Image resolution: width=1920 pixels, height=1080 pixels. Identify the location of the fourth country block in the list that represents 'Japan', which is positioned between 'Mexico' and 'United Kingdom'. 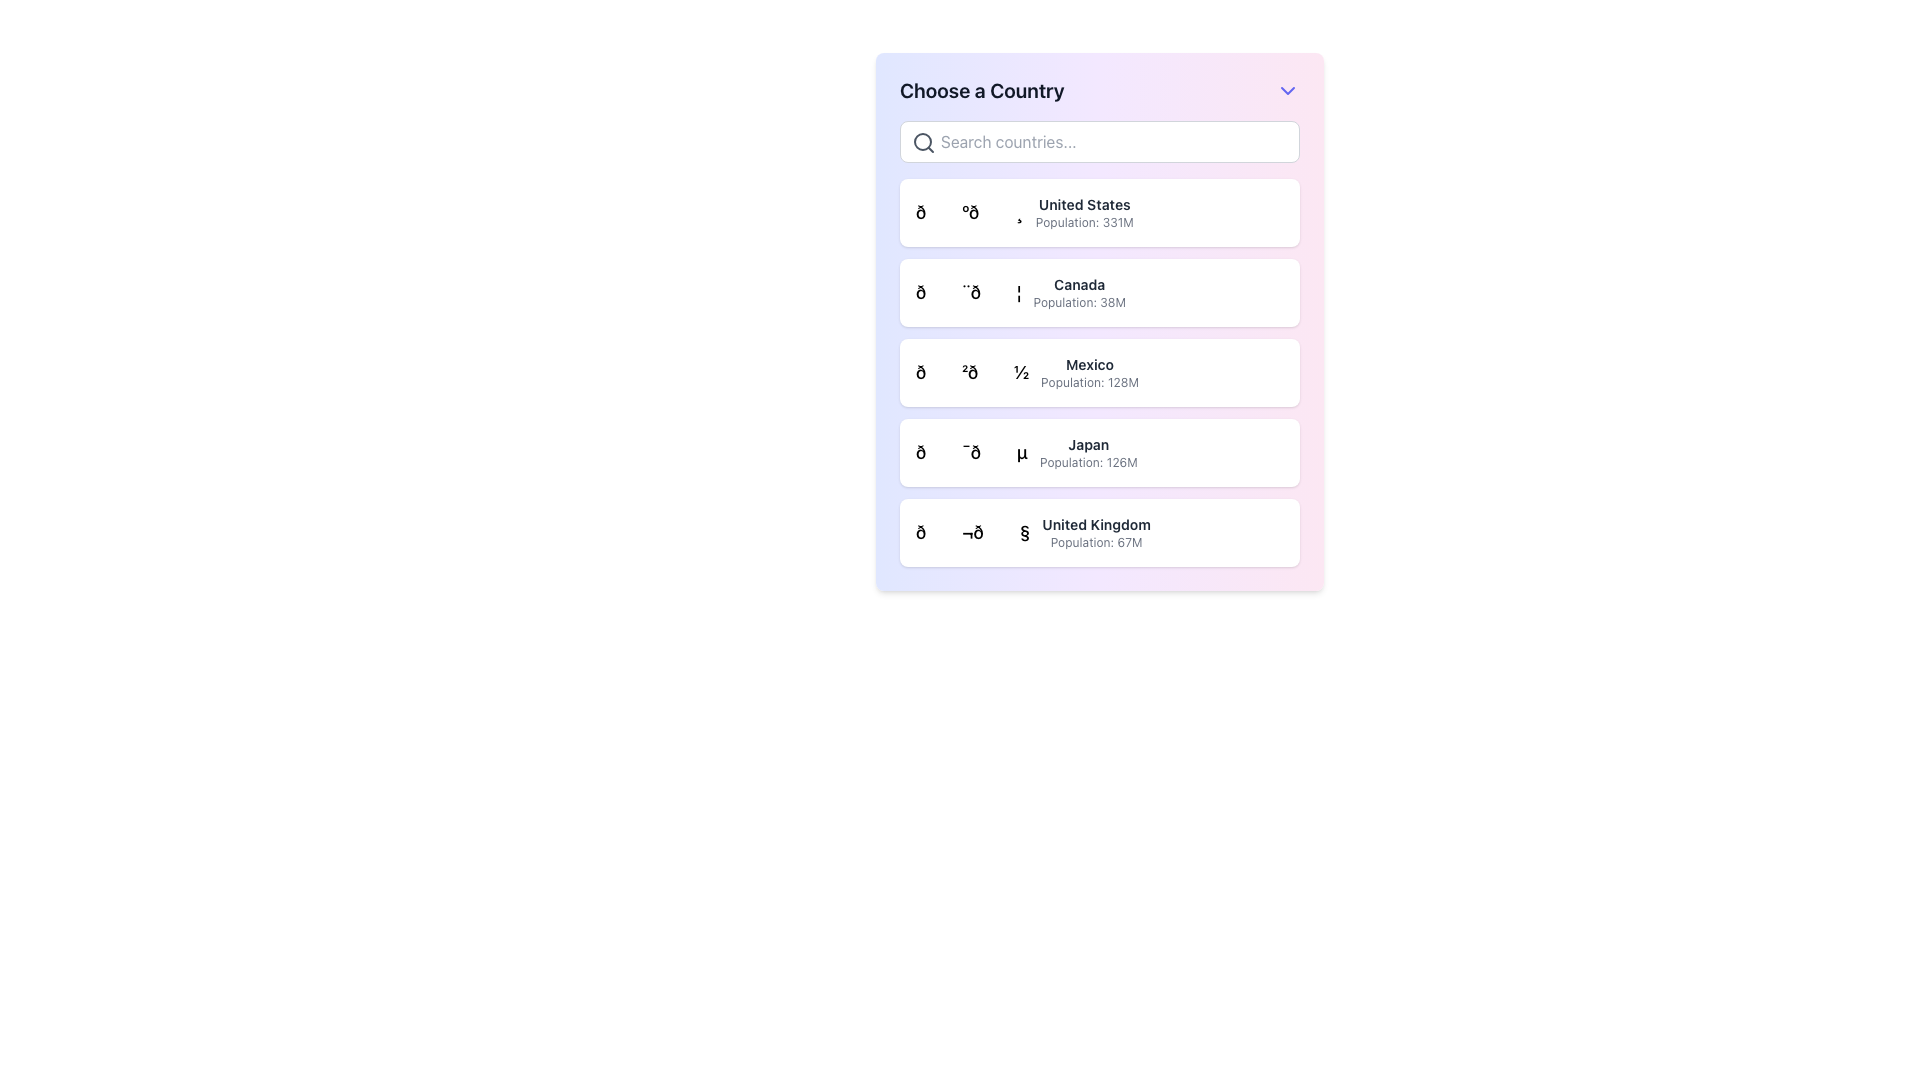
(1098, 452).